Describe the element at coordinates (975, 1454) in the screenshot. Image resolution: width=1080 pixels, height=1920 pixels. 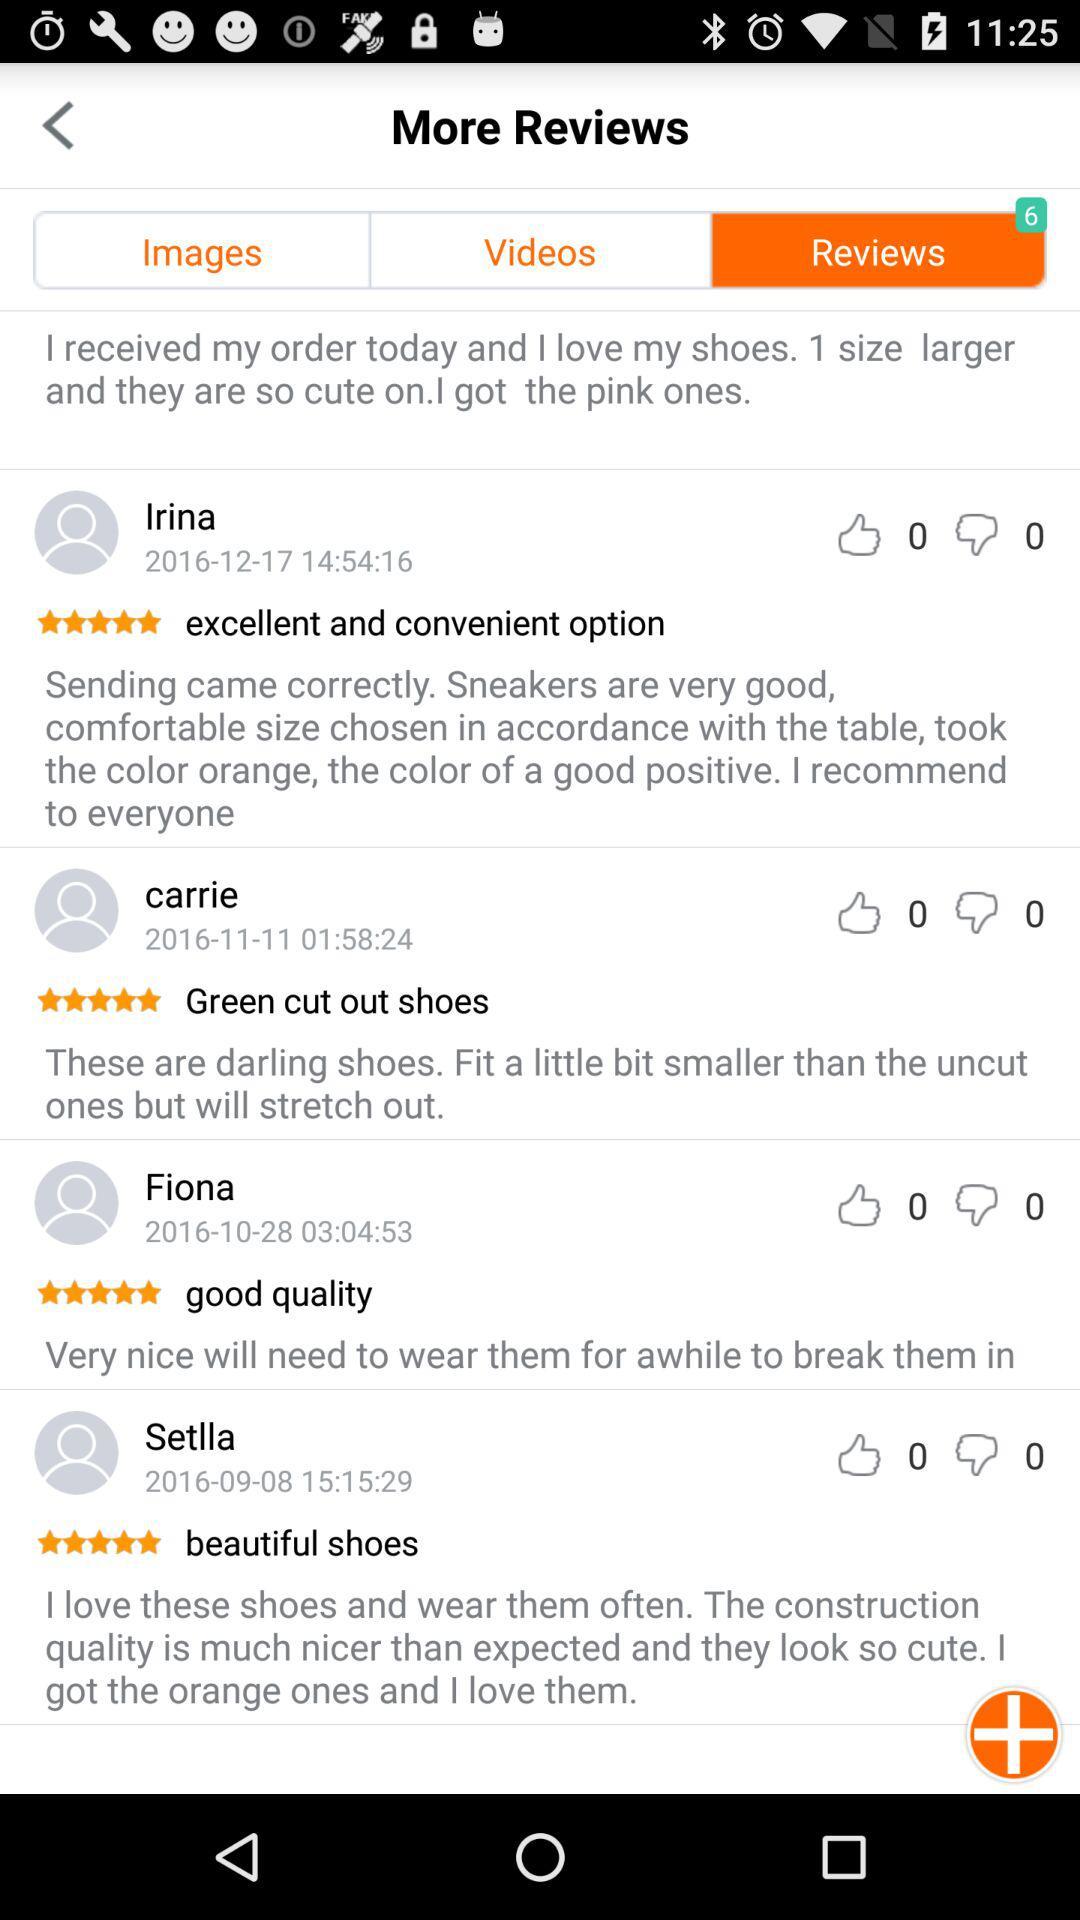
I see `down-vote` at that location.